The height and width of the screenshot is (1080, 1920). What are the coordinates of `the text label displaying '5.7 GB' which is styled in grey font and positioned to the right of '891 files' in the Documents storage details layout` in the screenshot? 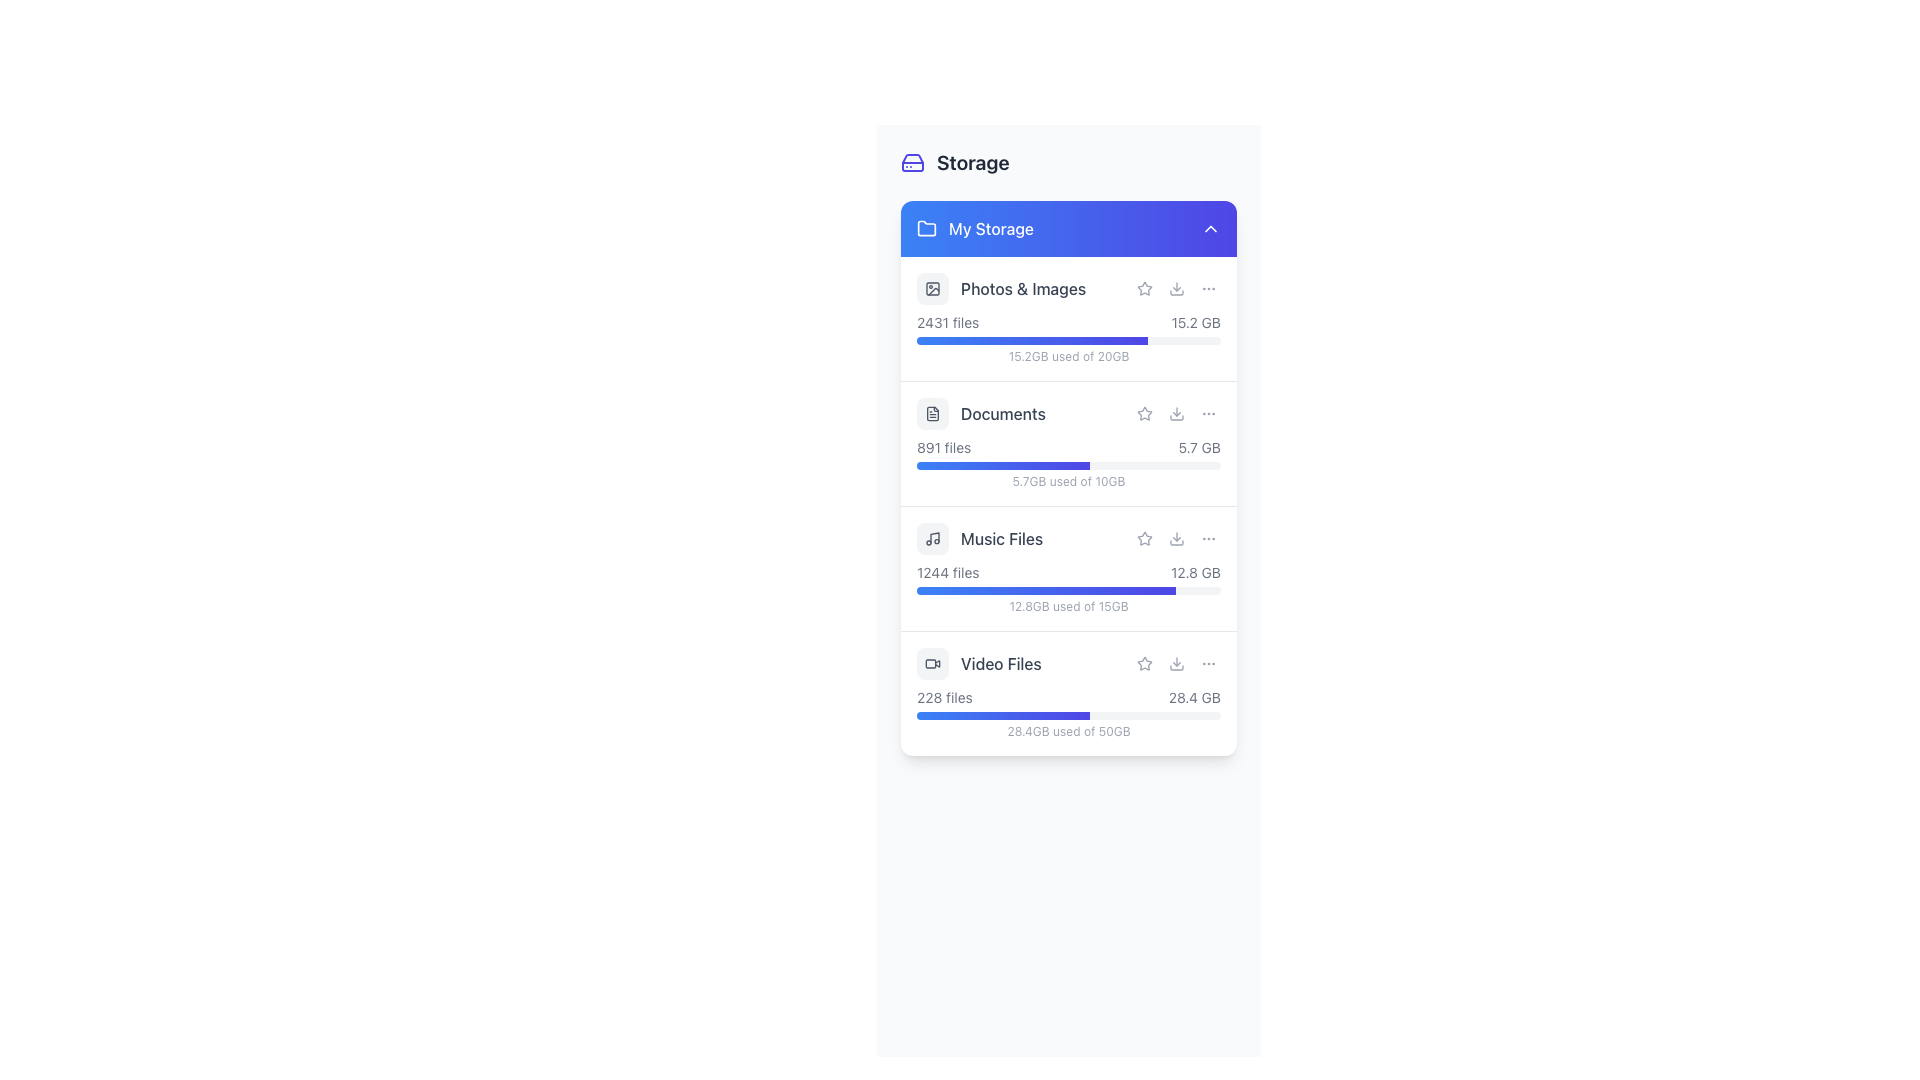 It's located at (1199, 446).